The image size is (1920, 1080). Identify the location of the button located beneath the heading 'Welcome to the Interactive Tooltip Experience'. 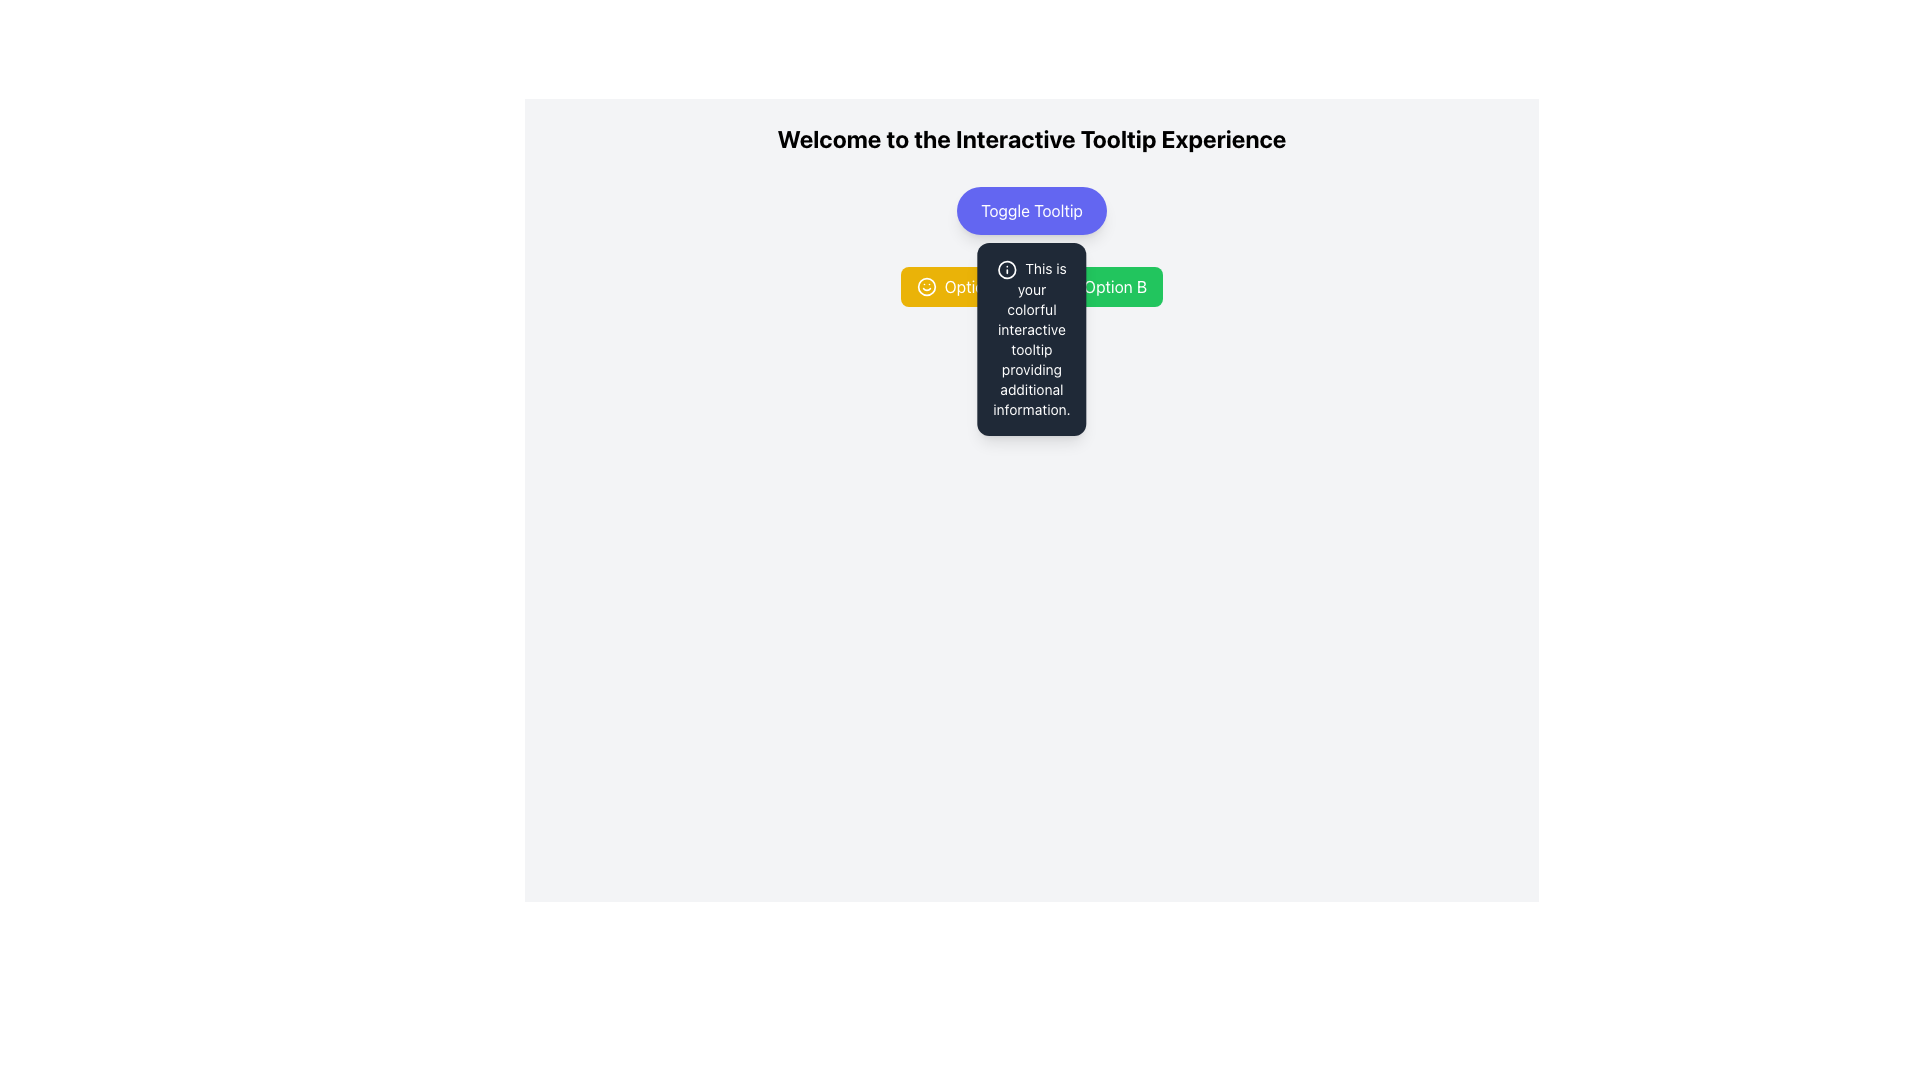
(1032, 211).